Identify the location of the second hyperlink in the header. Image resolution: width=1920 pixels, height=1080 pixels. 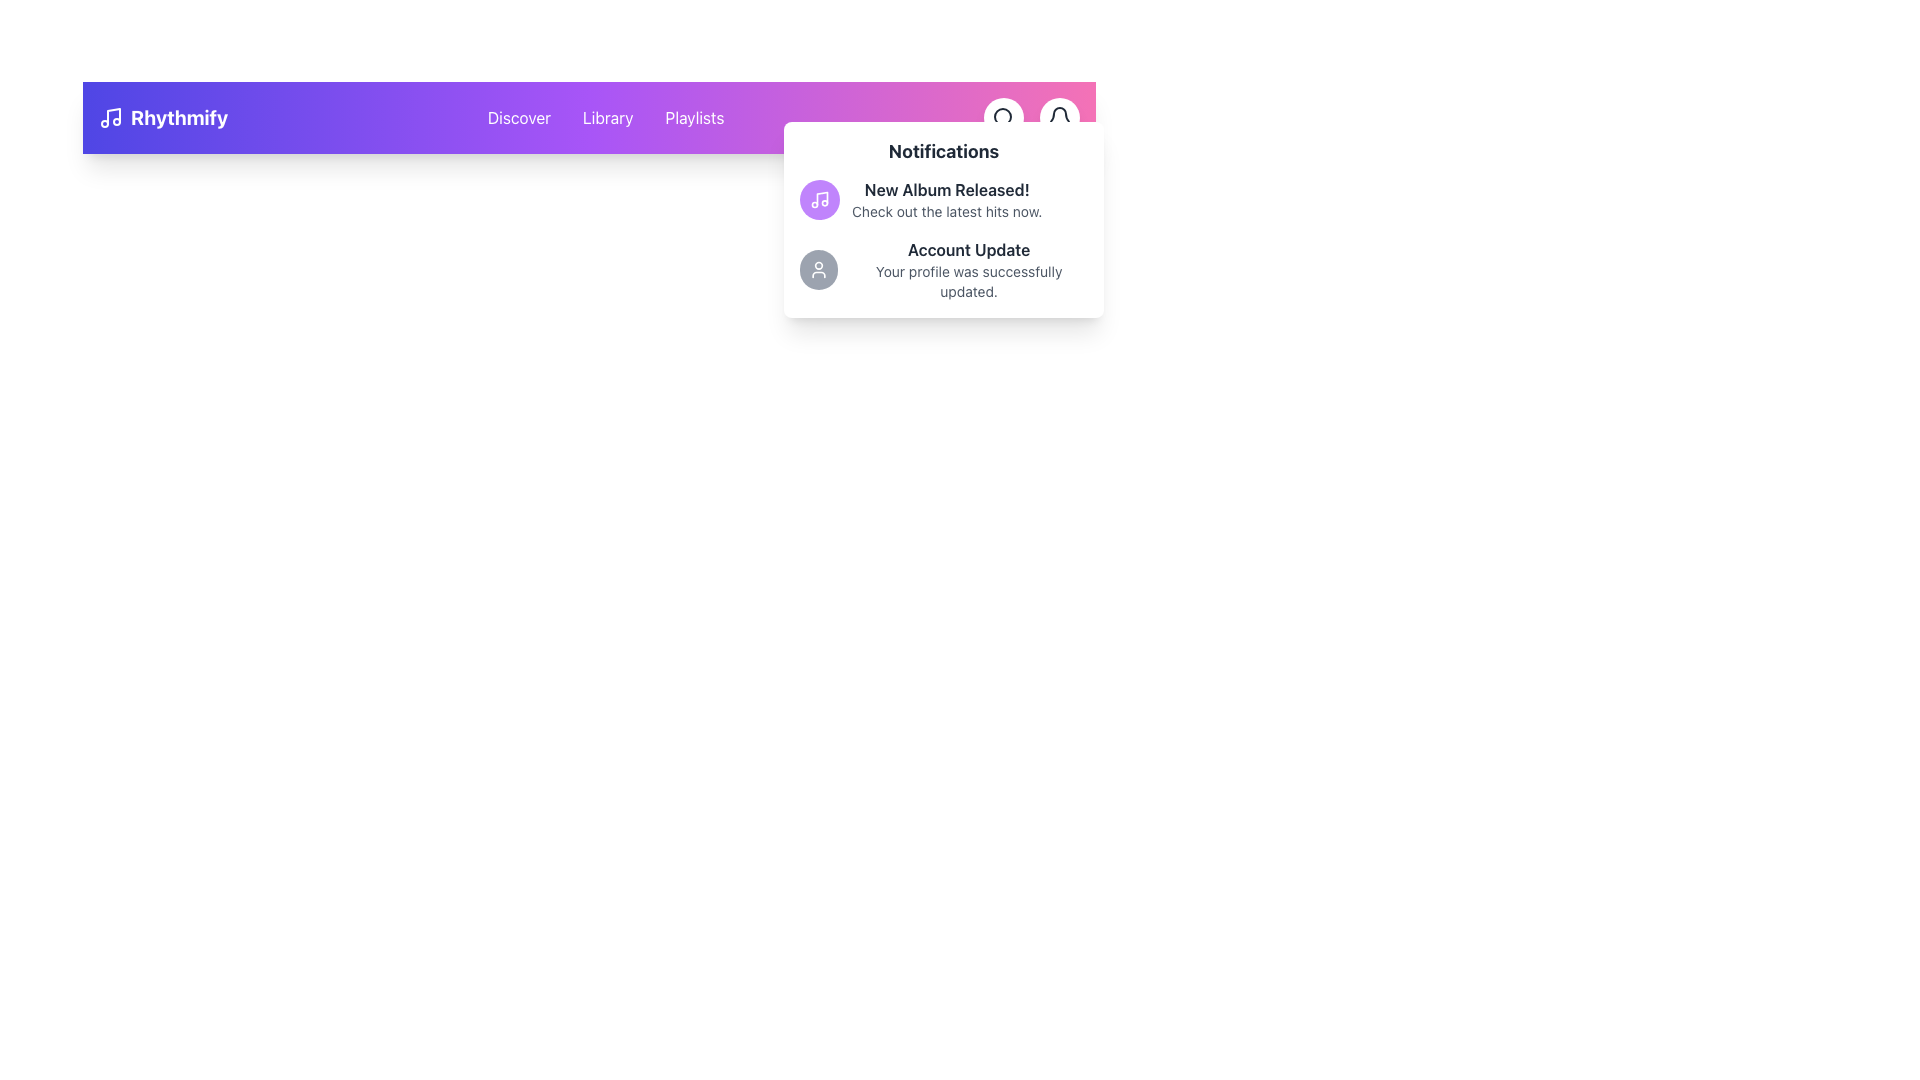
(607, 118).